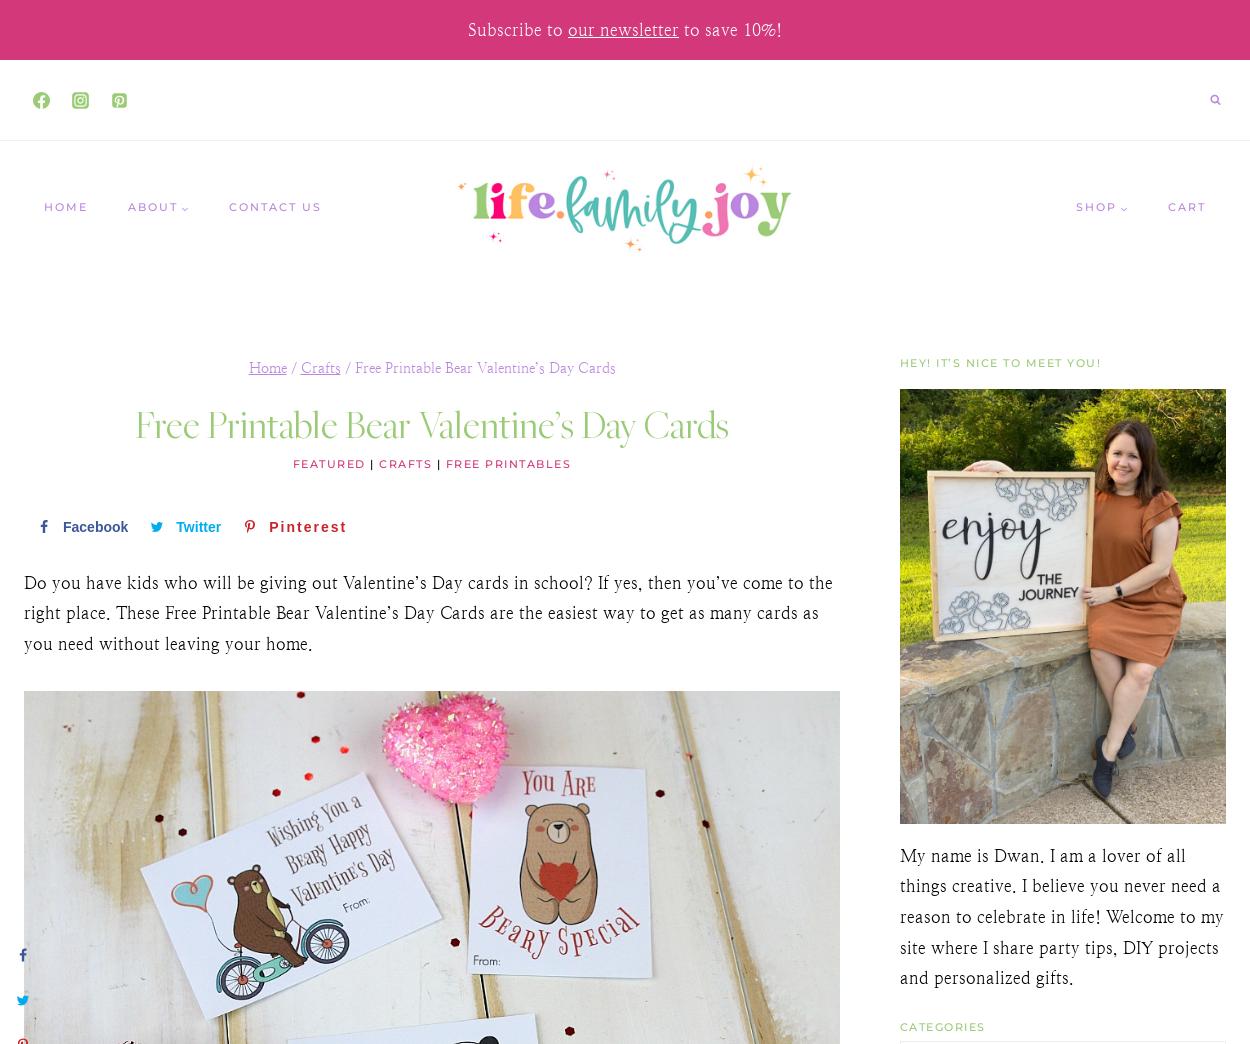  What do you see at coordinates (94, 526) in the screenshot?
I see `'Facebook'` at bounding box center [94, 526].